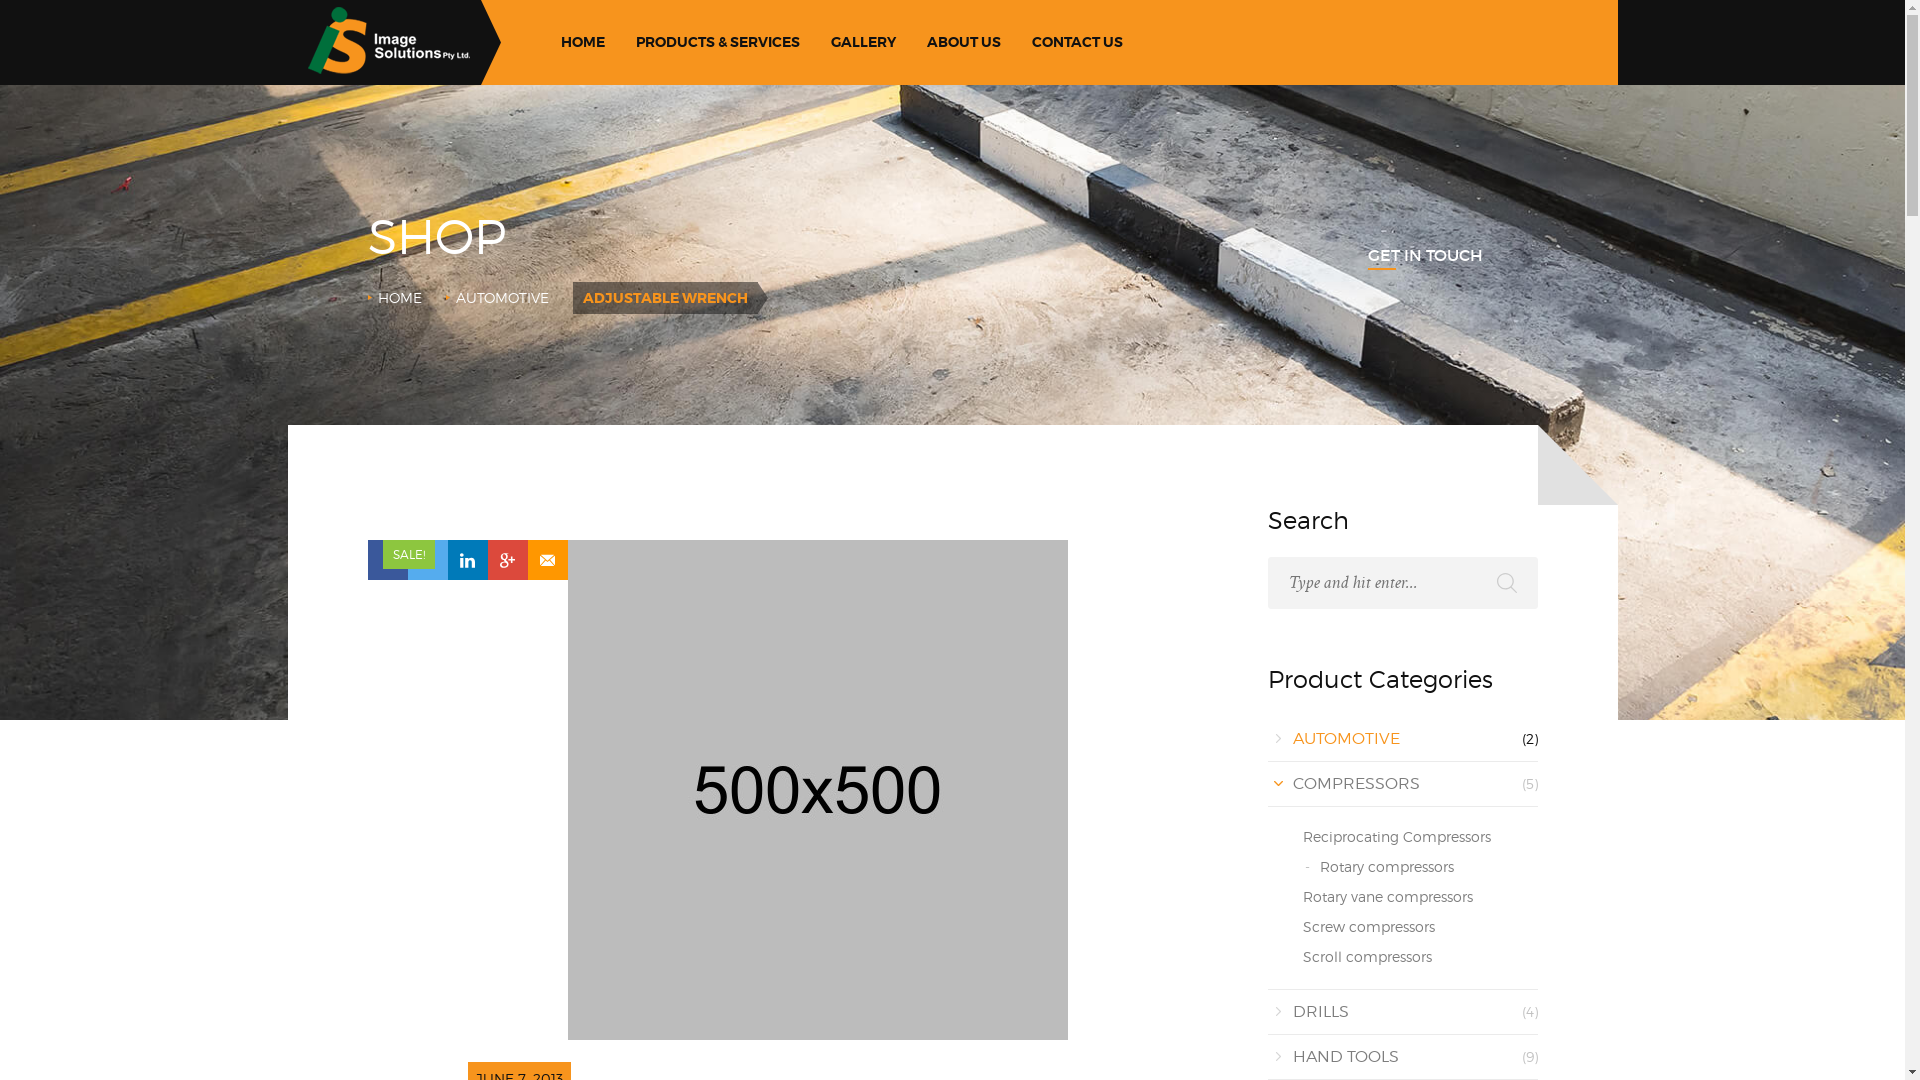  Describe the element at coordinates (1320, 1011) in the screenshot. I see `'DRILLS'` at that location.